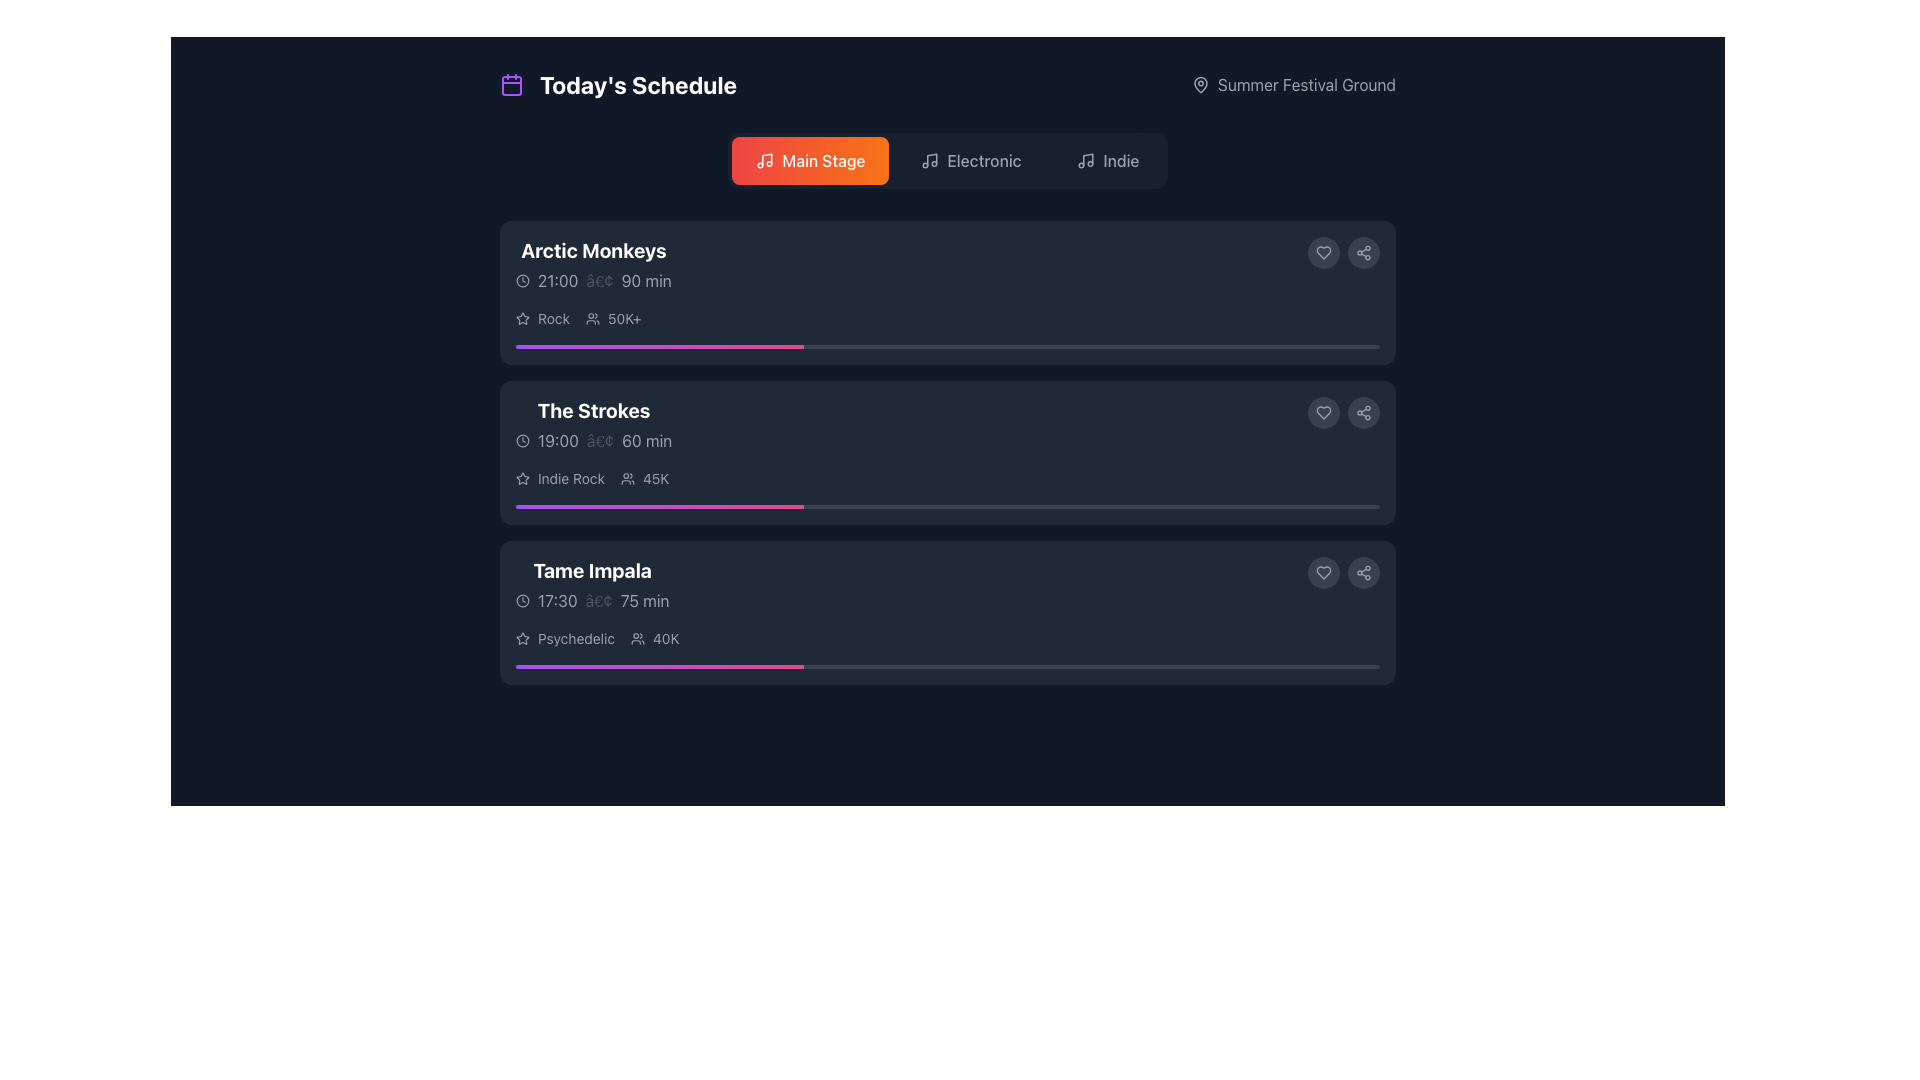  Describe the element at coordinates (523, 281) in the screenshot. I see `the circular graphical icon part of 'The Strokes' in the 'Today's Schedule' section, which is defined by a thin stroke outline and located near the beginning of the item's row` at that location.